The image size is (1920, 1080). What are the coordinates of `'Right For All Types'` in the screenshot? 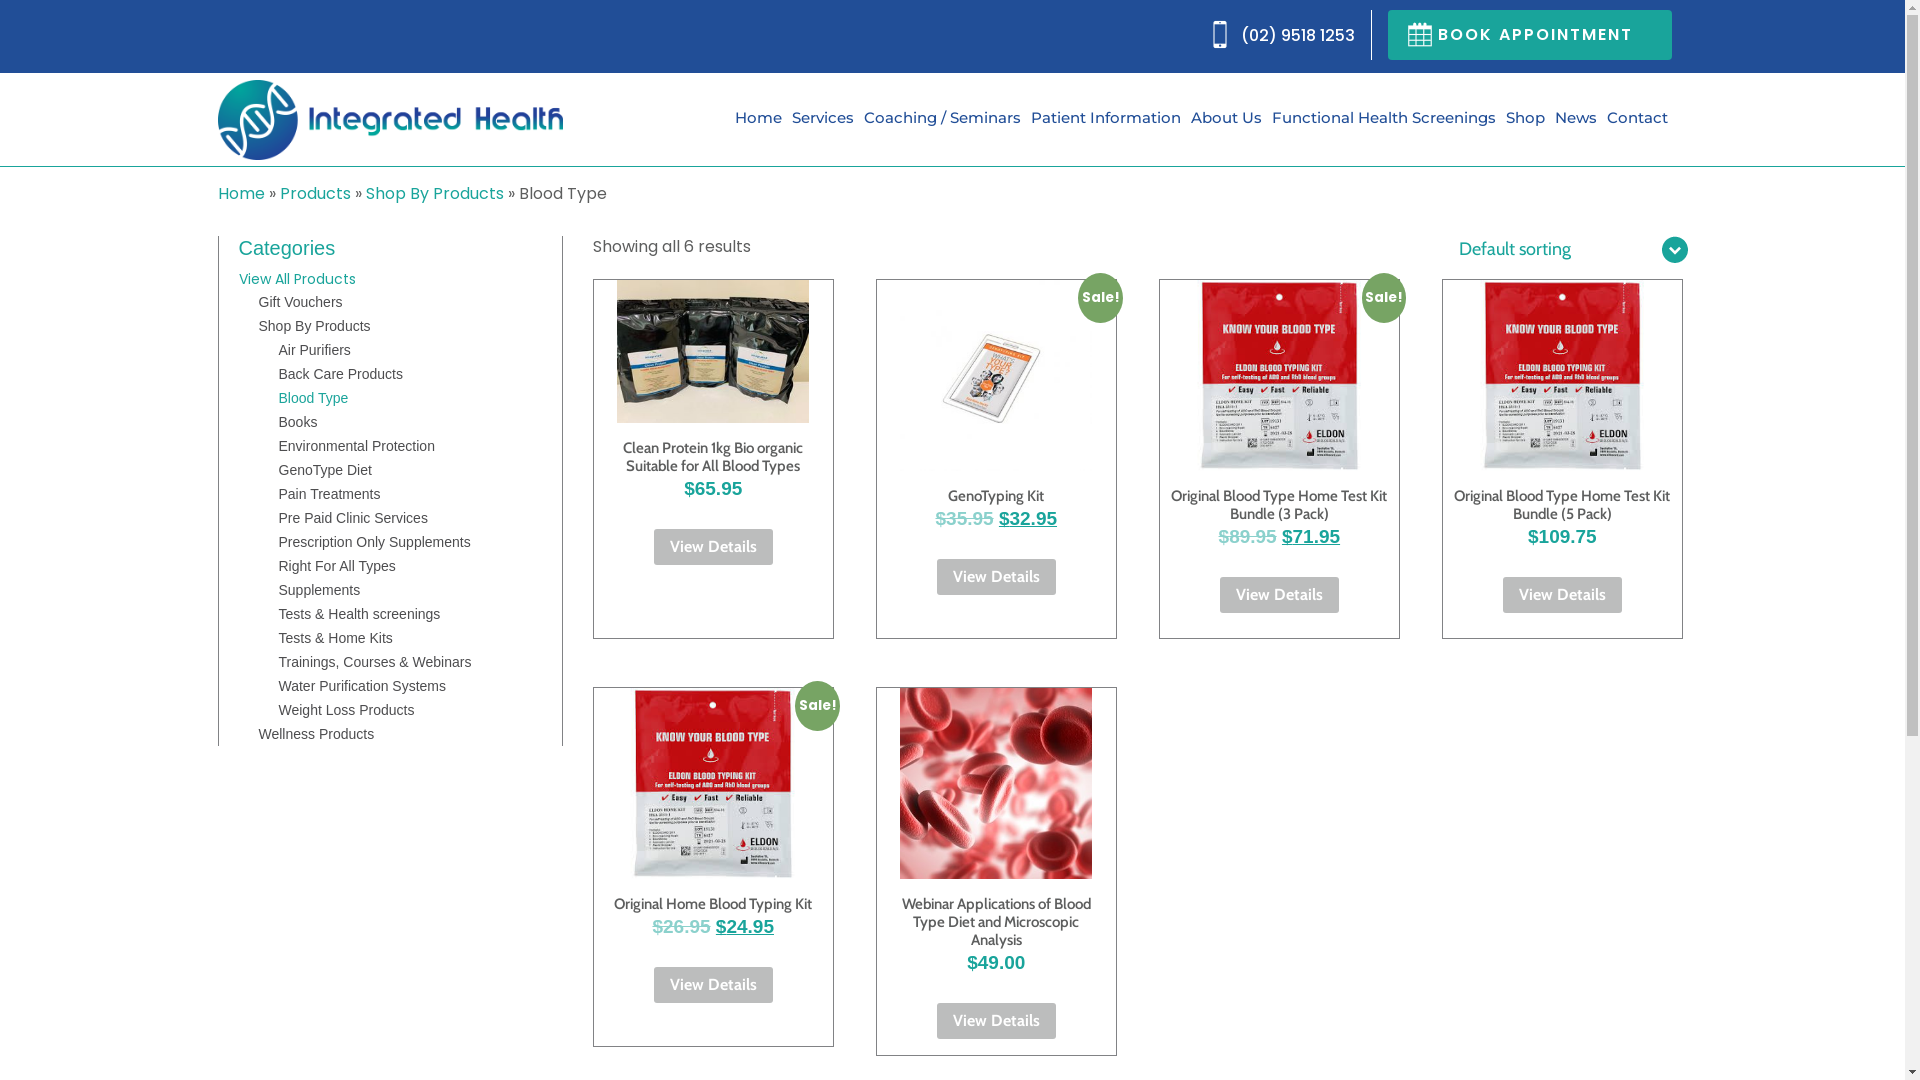 It's located at (336, 566).